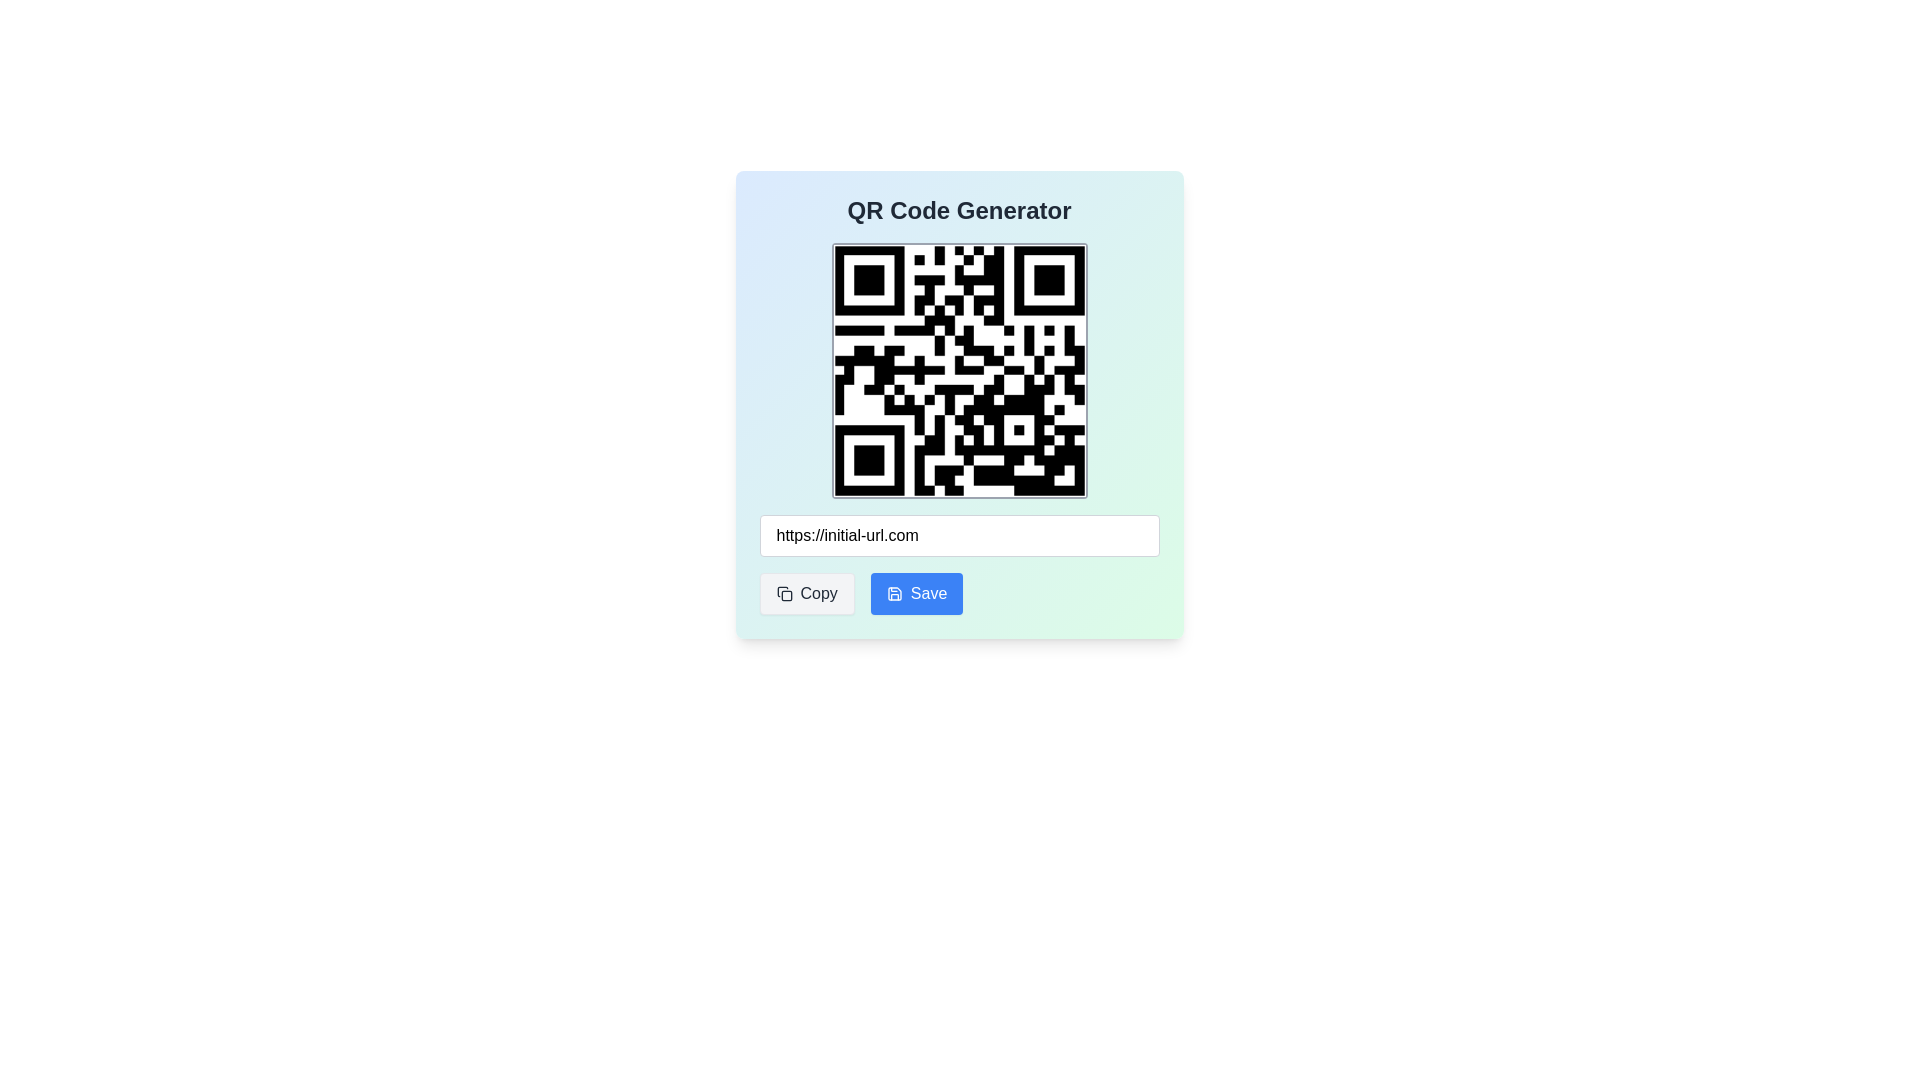 This screenshot has height=1080, width=1920. Describe the element at coordinates (958, 535) in the screenshot. I see `the URL input field located directly underneath the QR code image, which is centered in the panel` at that location.